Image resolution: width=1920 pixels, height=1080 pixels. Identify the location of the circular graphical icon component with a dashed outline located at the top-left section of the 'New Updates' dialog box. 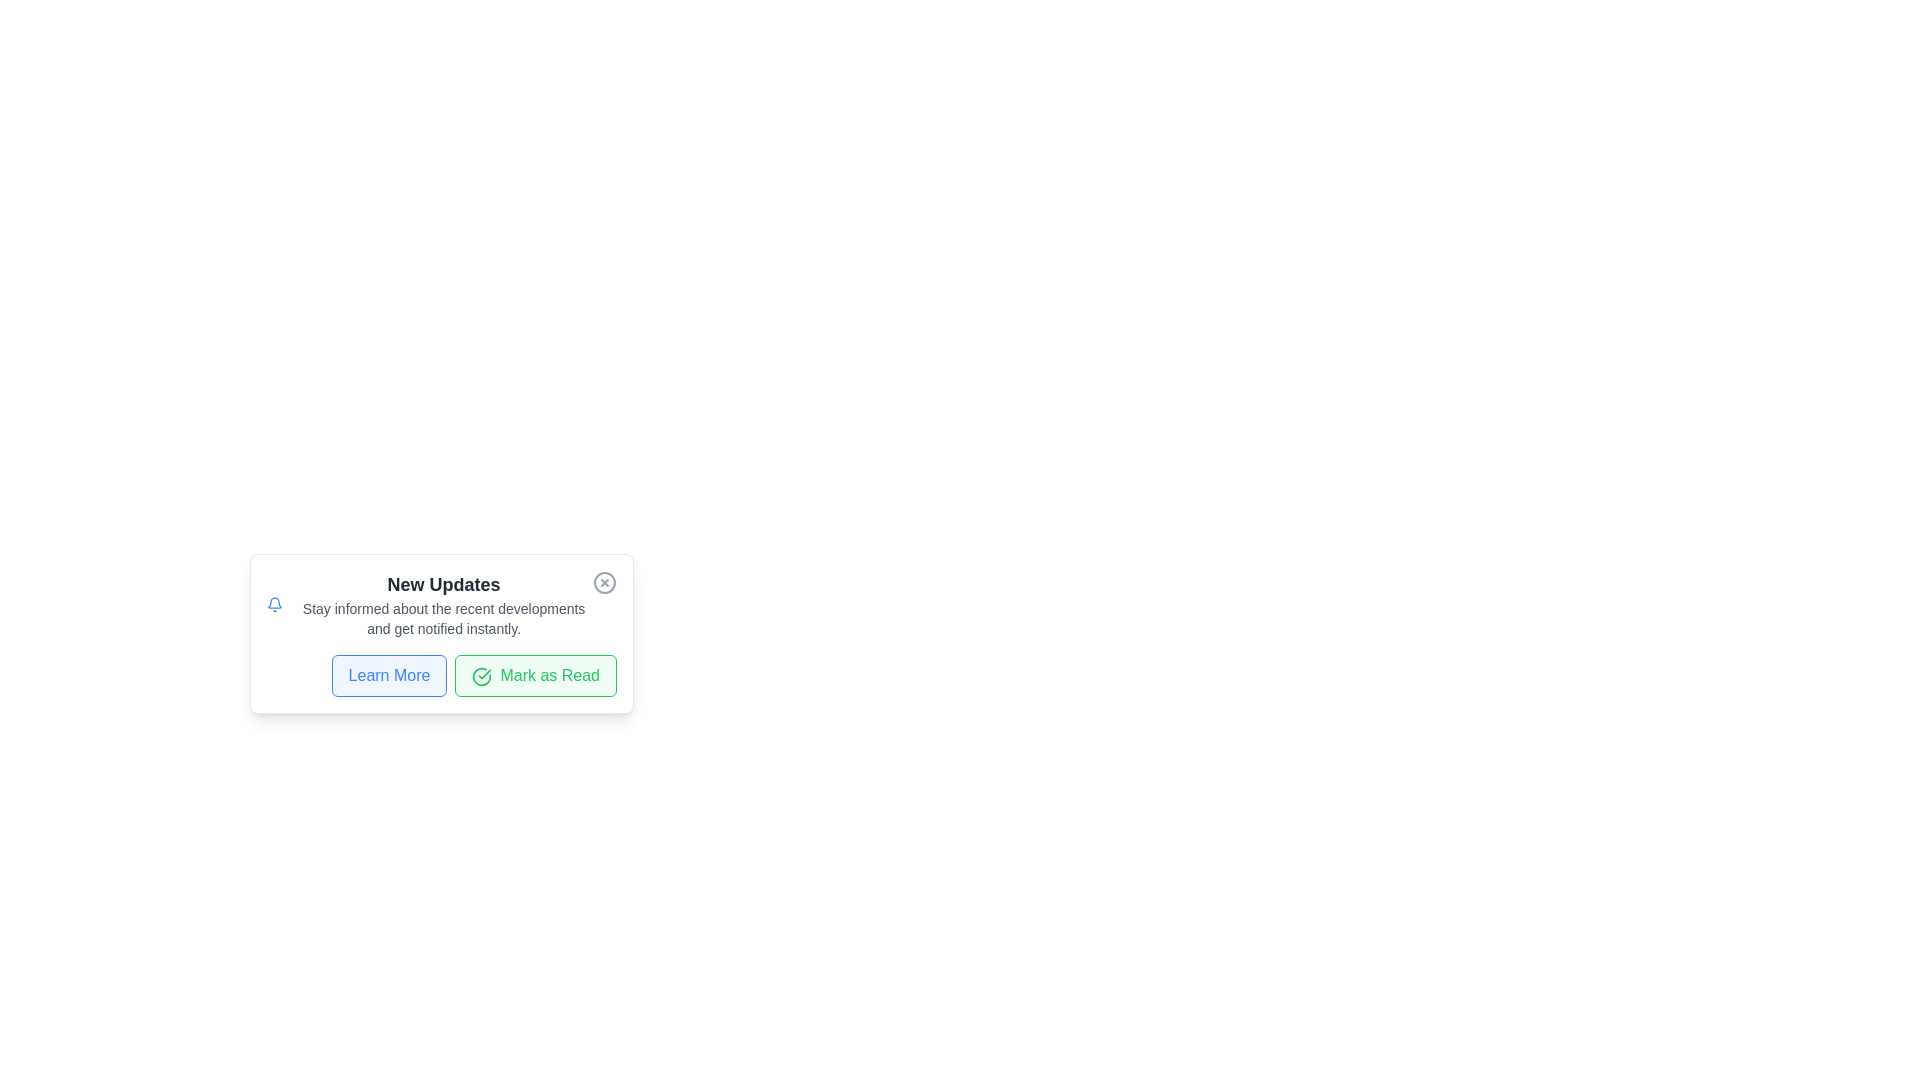
(482, 676).